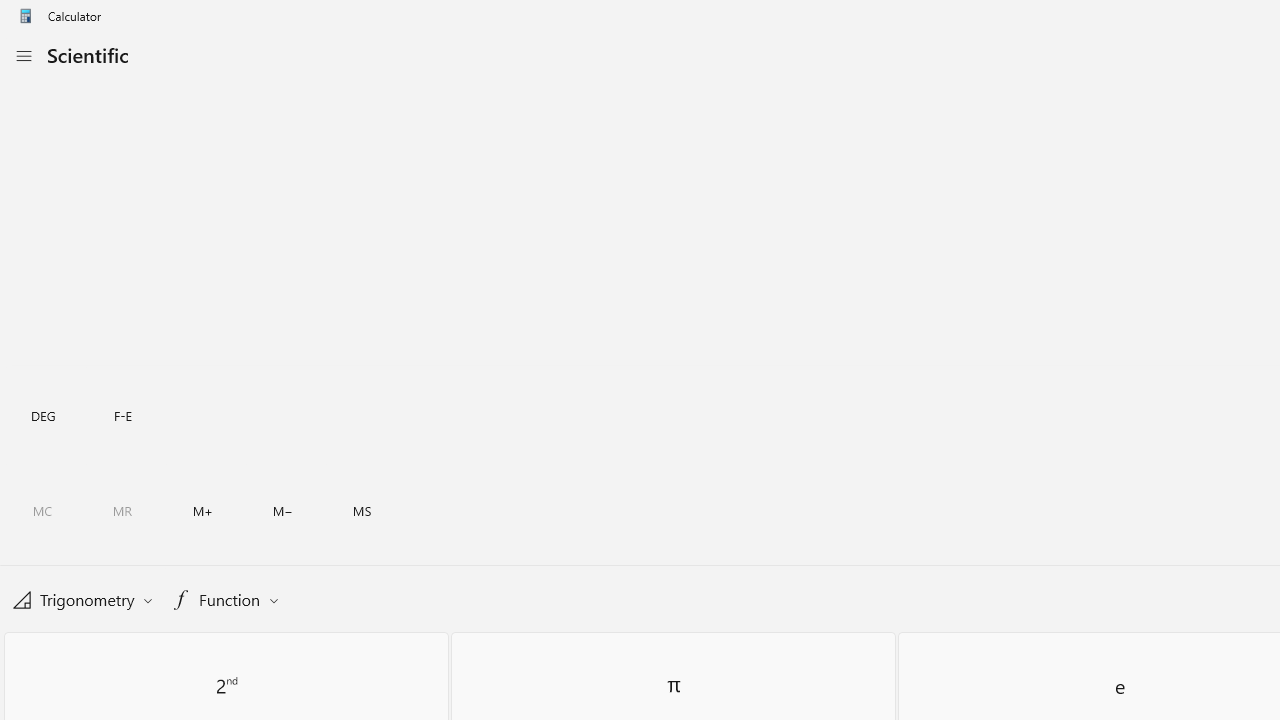  What do you see at coordinates (23, 55) in the screenshot?
I see `'Open Navigation'` at bounding box center [23, 55].